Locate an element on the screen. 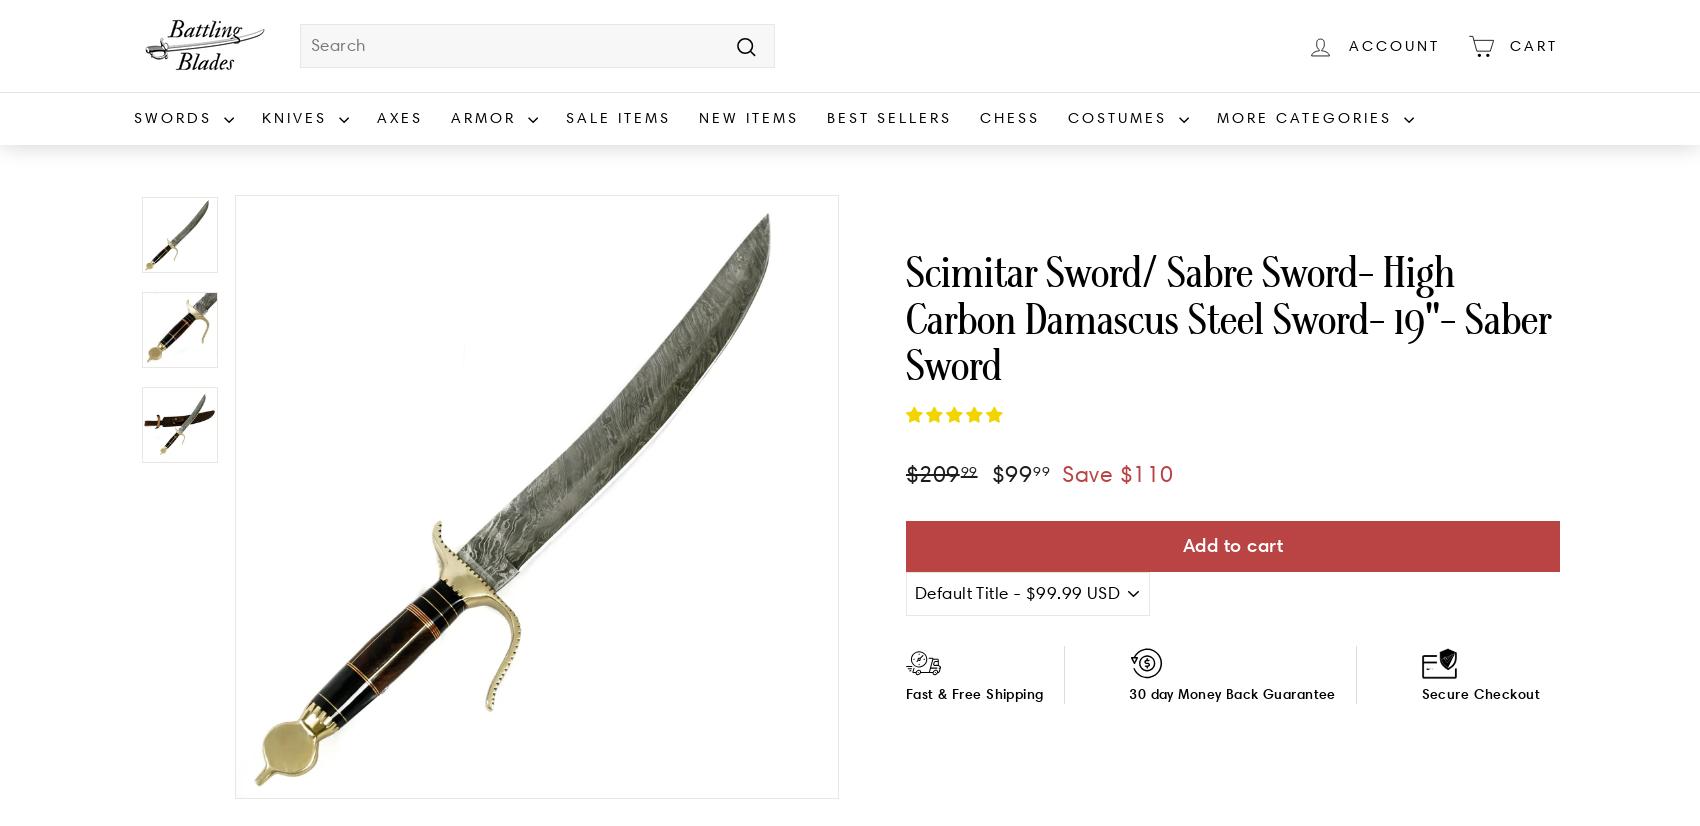 This screenshot has height=826, width=1700. 'Steampunk' is located at coordinates (1068, 442).